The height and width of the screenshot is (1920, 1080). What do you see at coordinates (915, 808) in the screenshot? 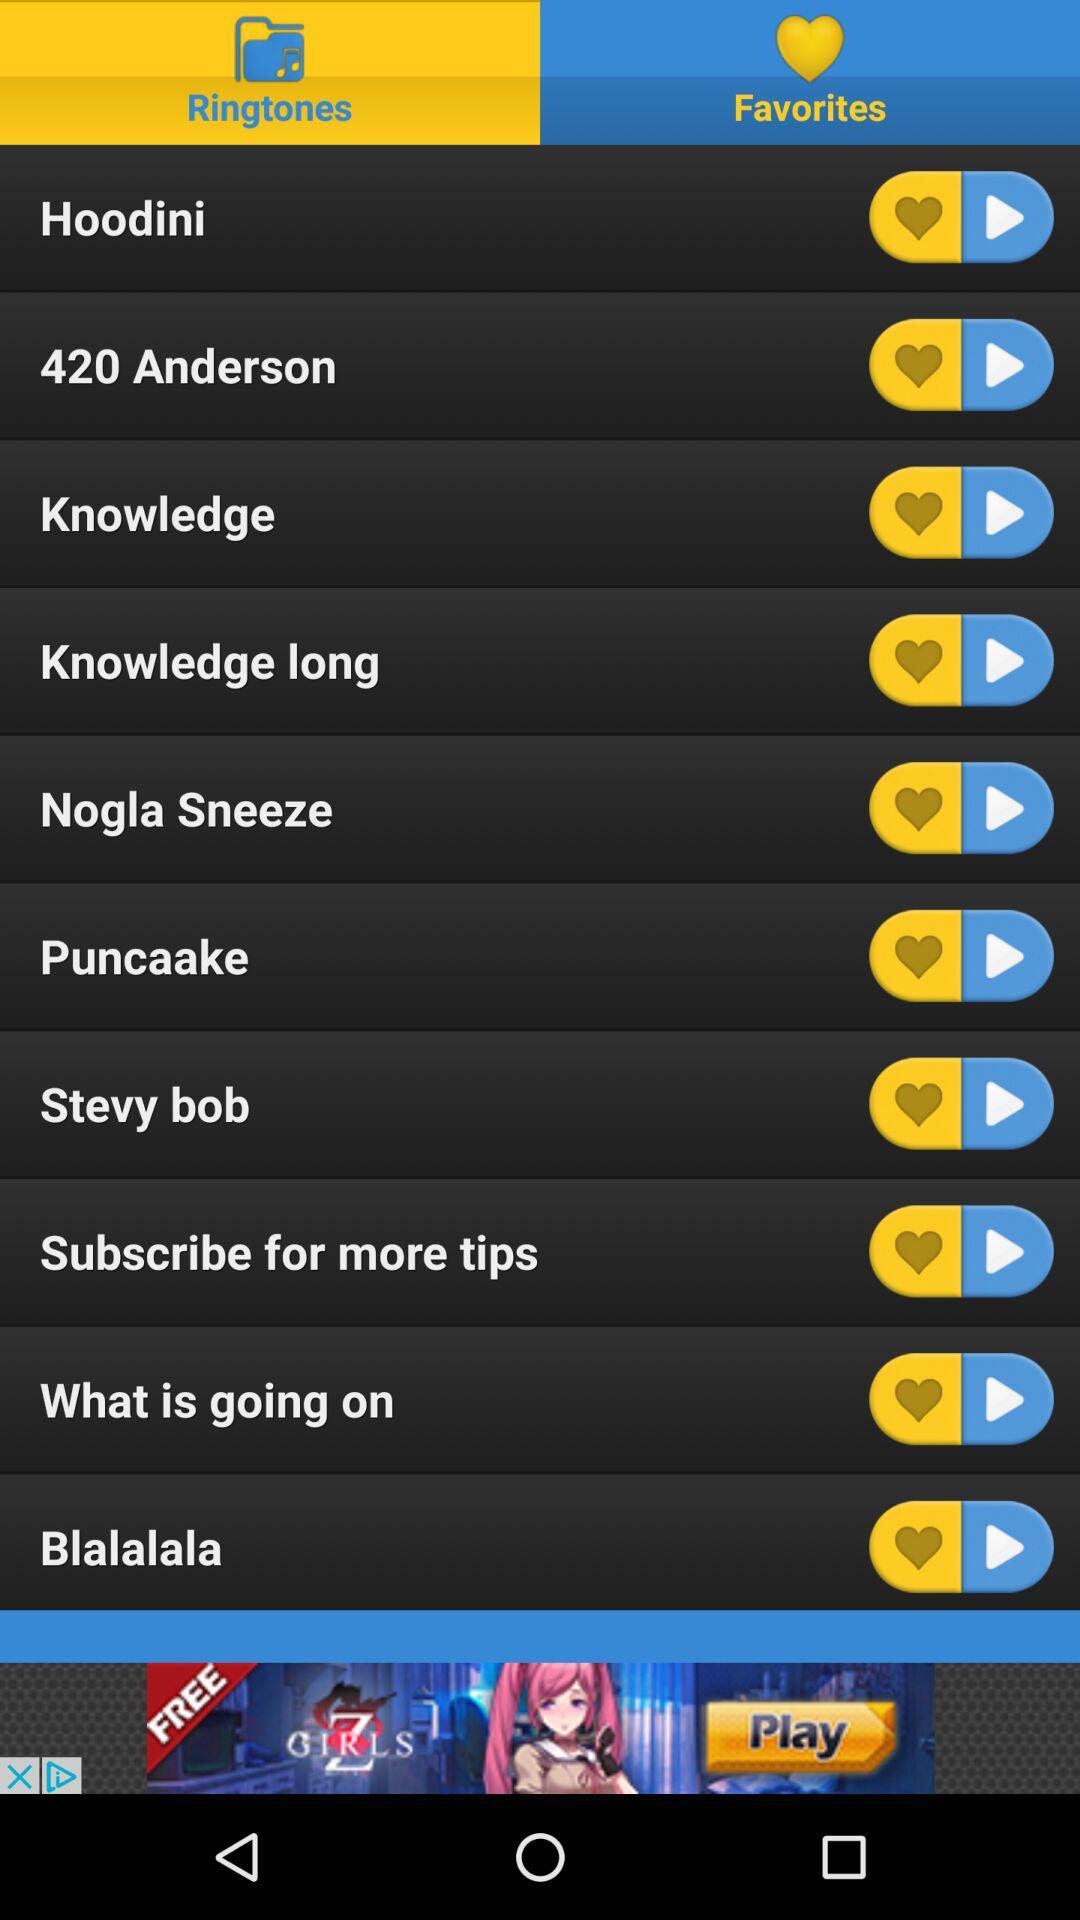
I see `ringtone to favorites` at bounding box center [915, 808].